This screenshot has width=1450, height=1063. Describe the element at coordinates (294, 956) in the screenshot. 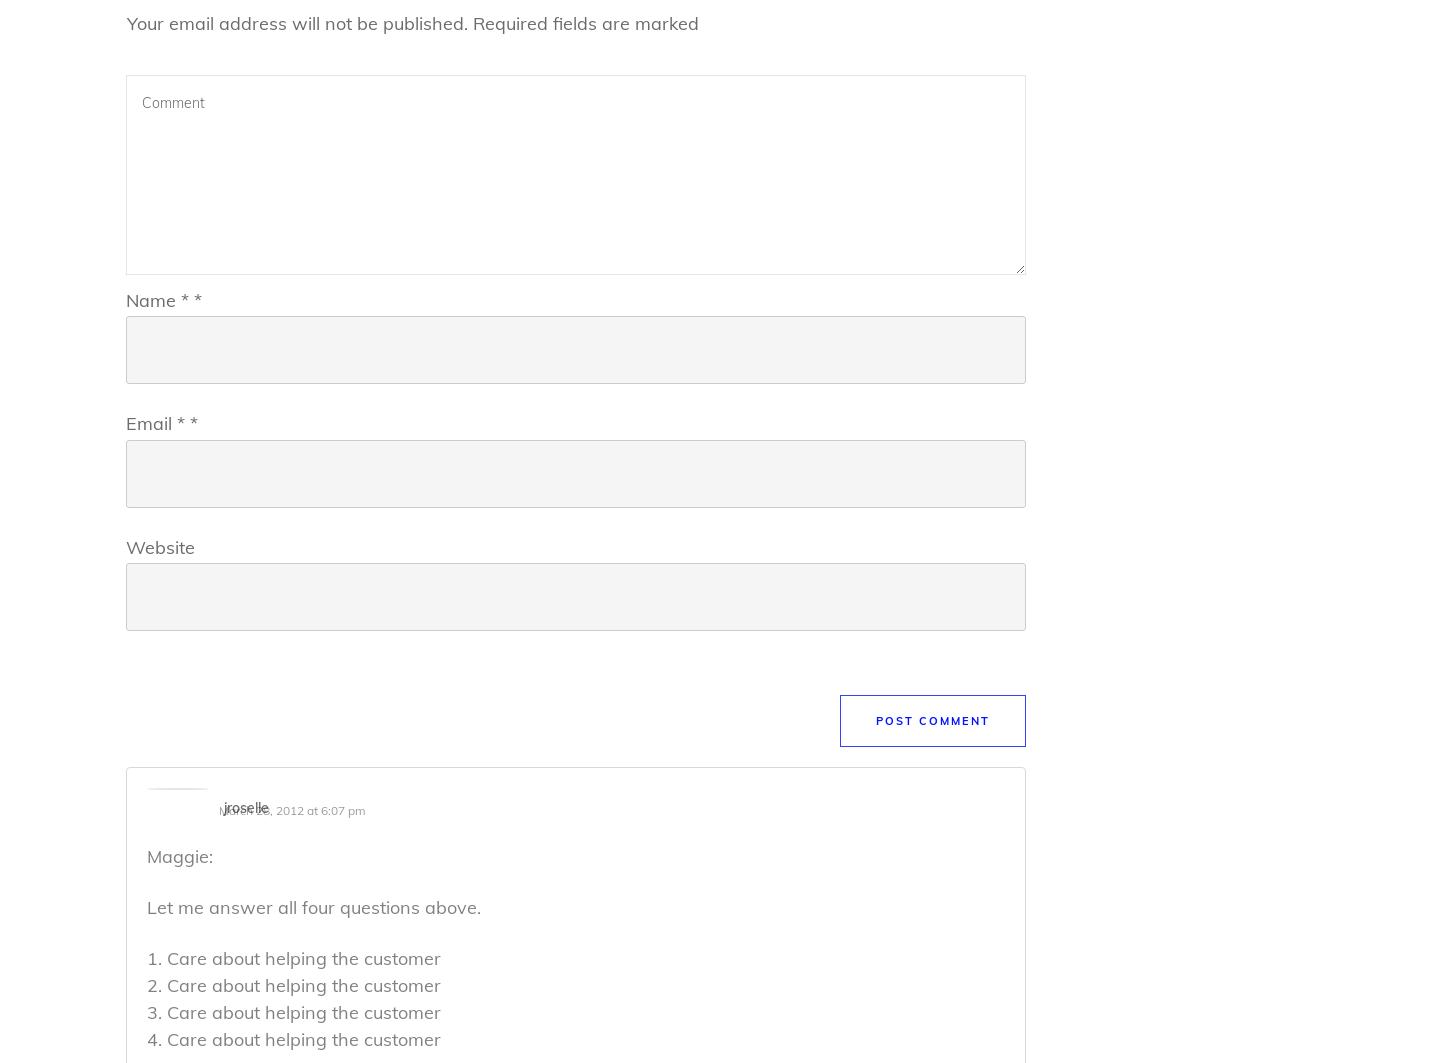

I see `'1. Care about helping the customer'` at that location.